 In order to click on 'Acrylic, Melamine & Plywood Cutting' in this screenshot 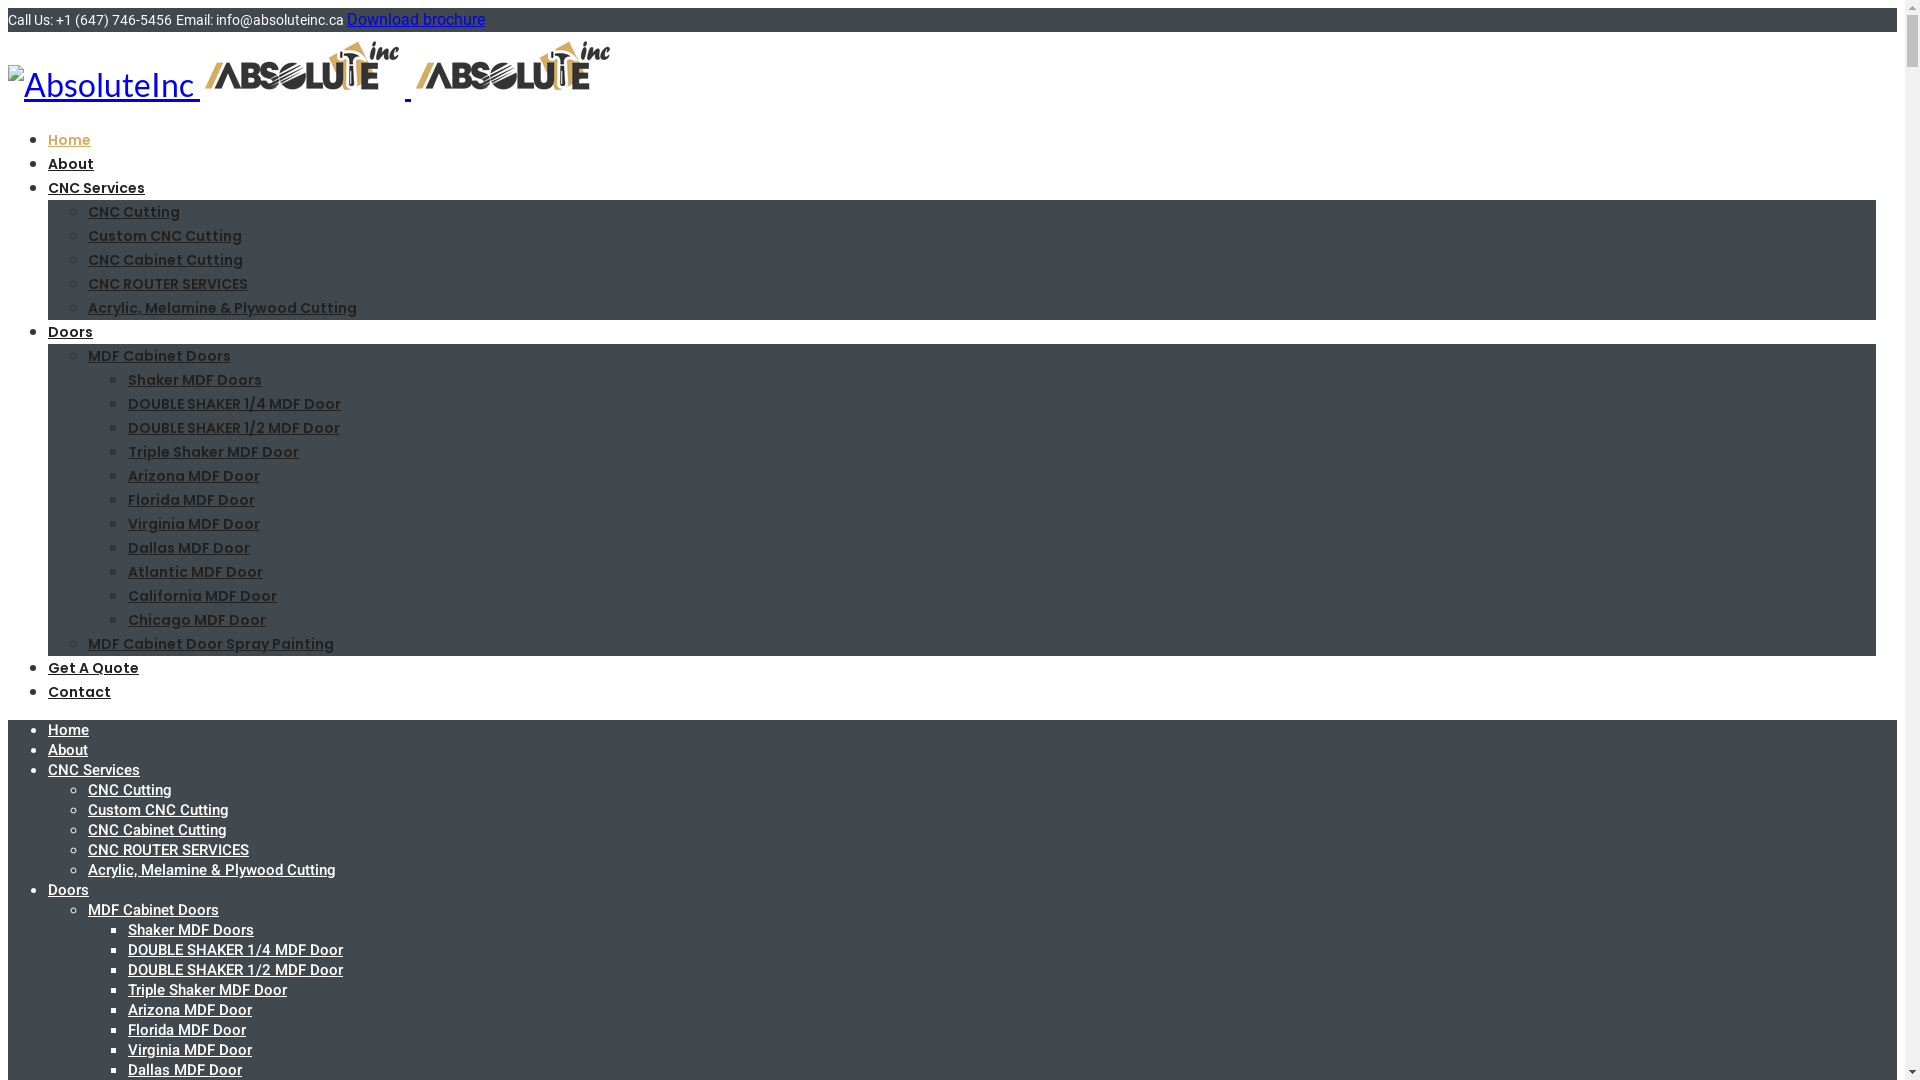, I will do `click(222, 308)`.